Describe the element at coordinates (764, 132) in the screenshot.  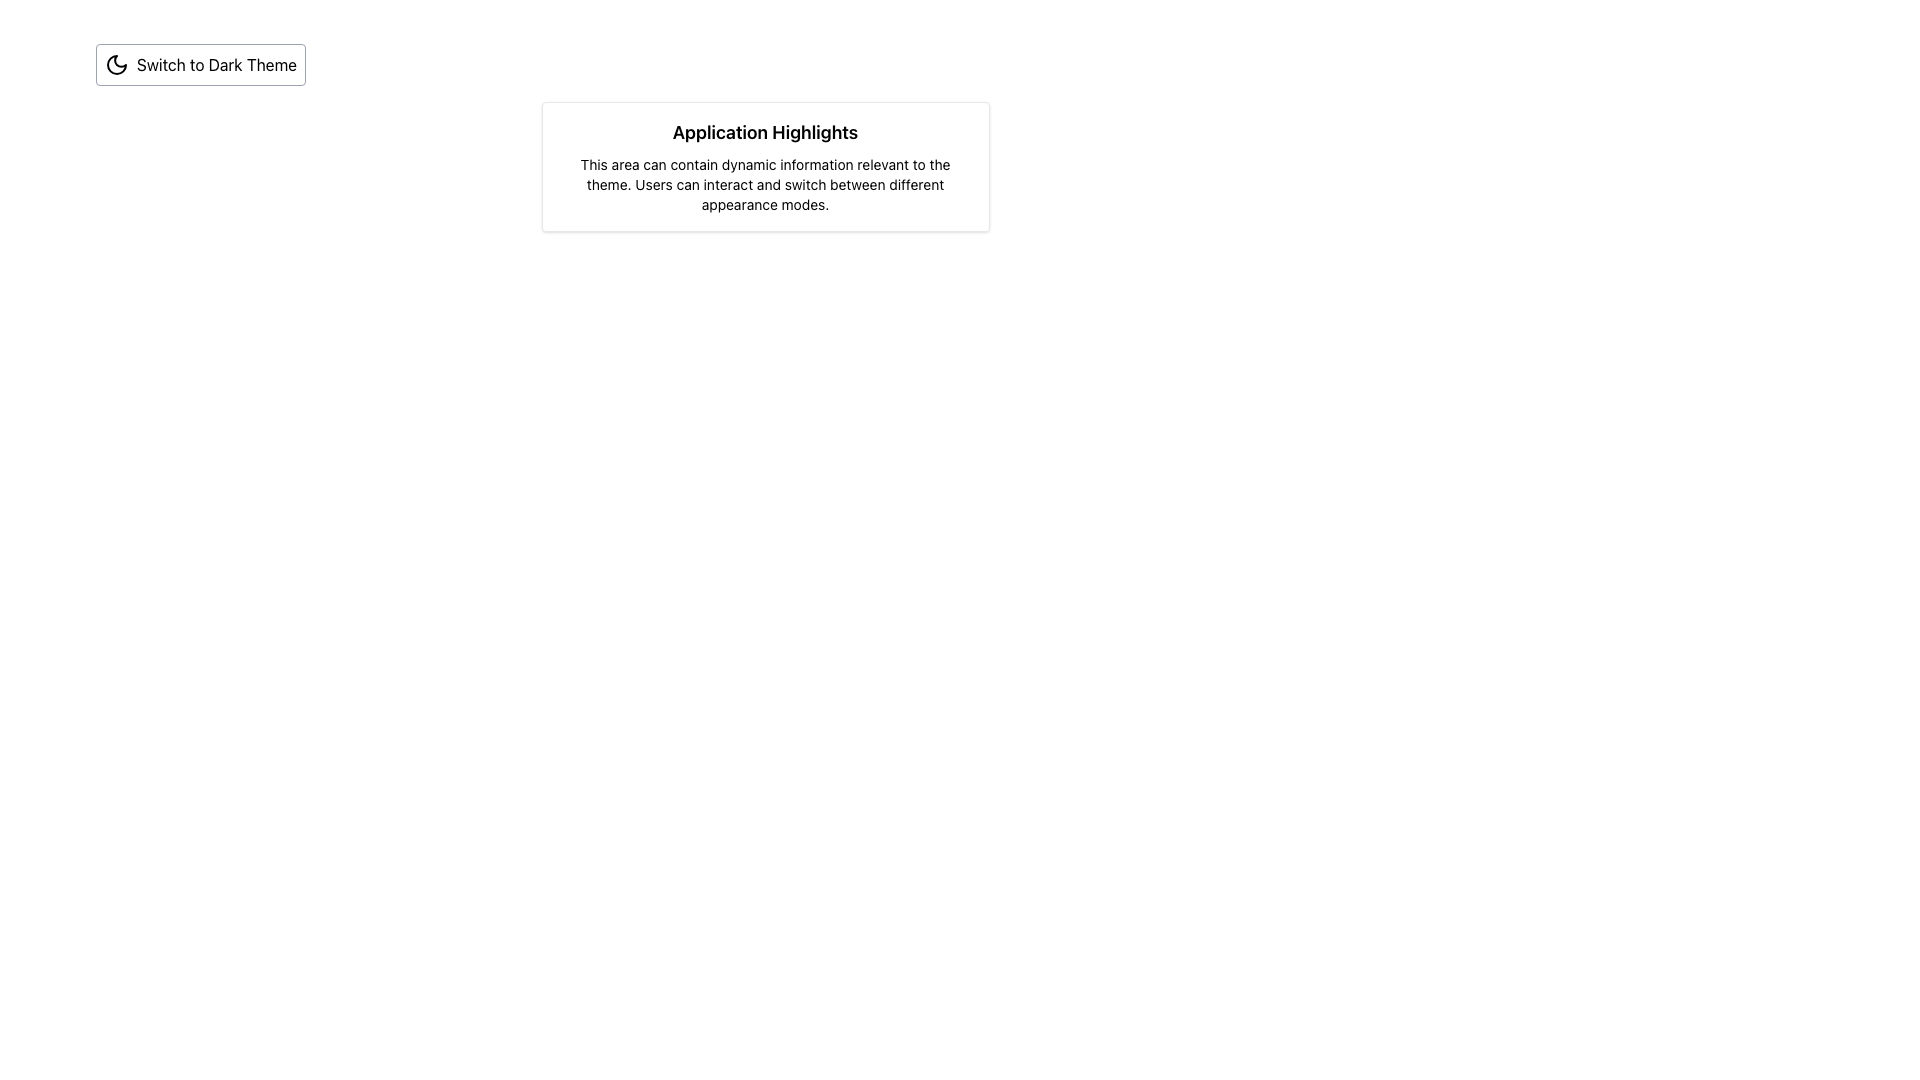
I see `the text label 'Application Highlights', which is a bold, large header styled distinctively at the top center of a white box` at that location.